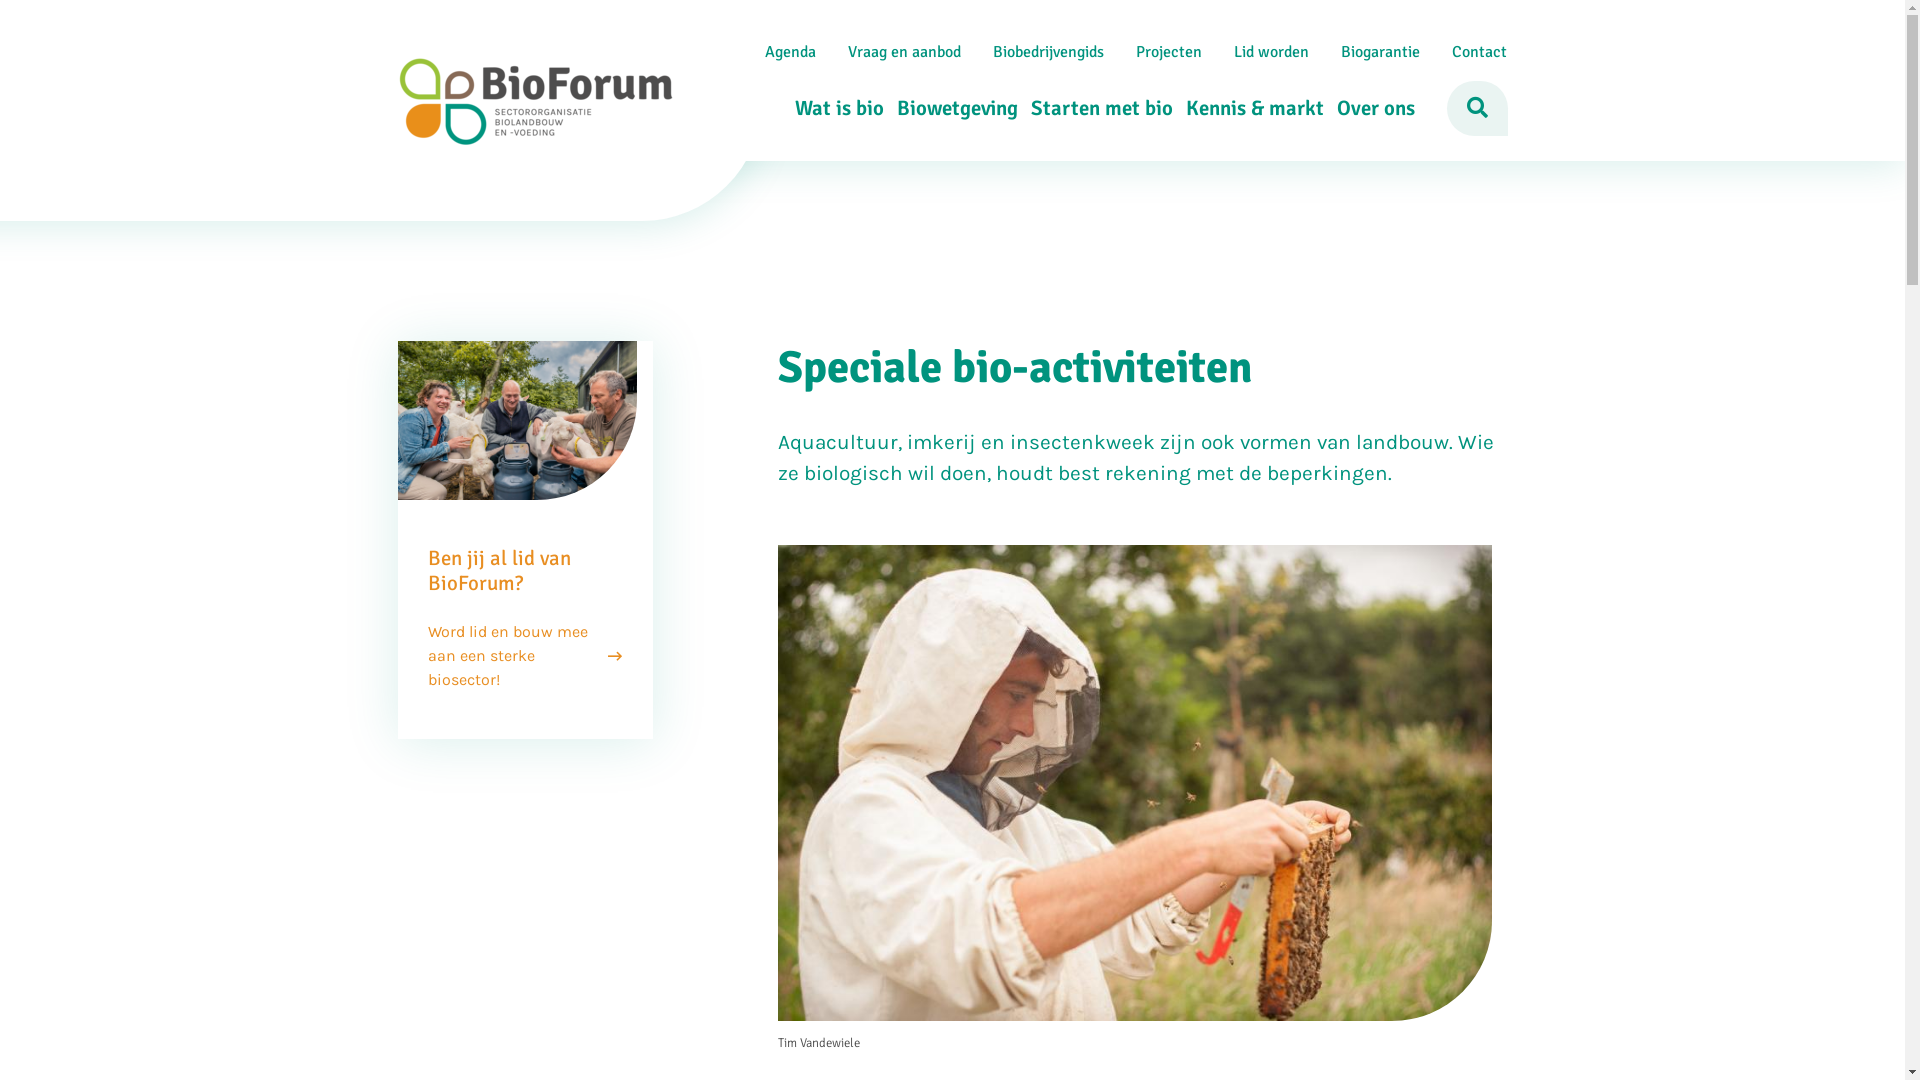 This screenshot has height=1080, width=1920. Describe the element at coordinates (535, 100) in the screenshot. I see `'bioforum_logo'` at that location.